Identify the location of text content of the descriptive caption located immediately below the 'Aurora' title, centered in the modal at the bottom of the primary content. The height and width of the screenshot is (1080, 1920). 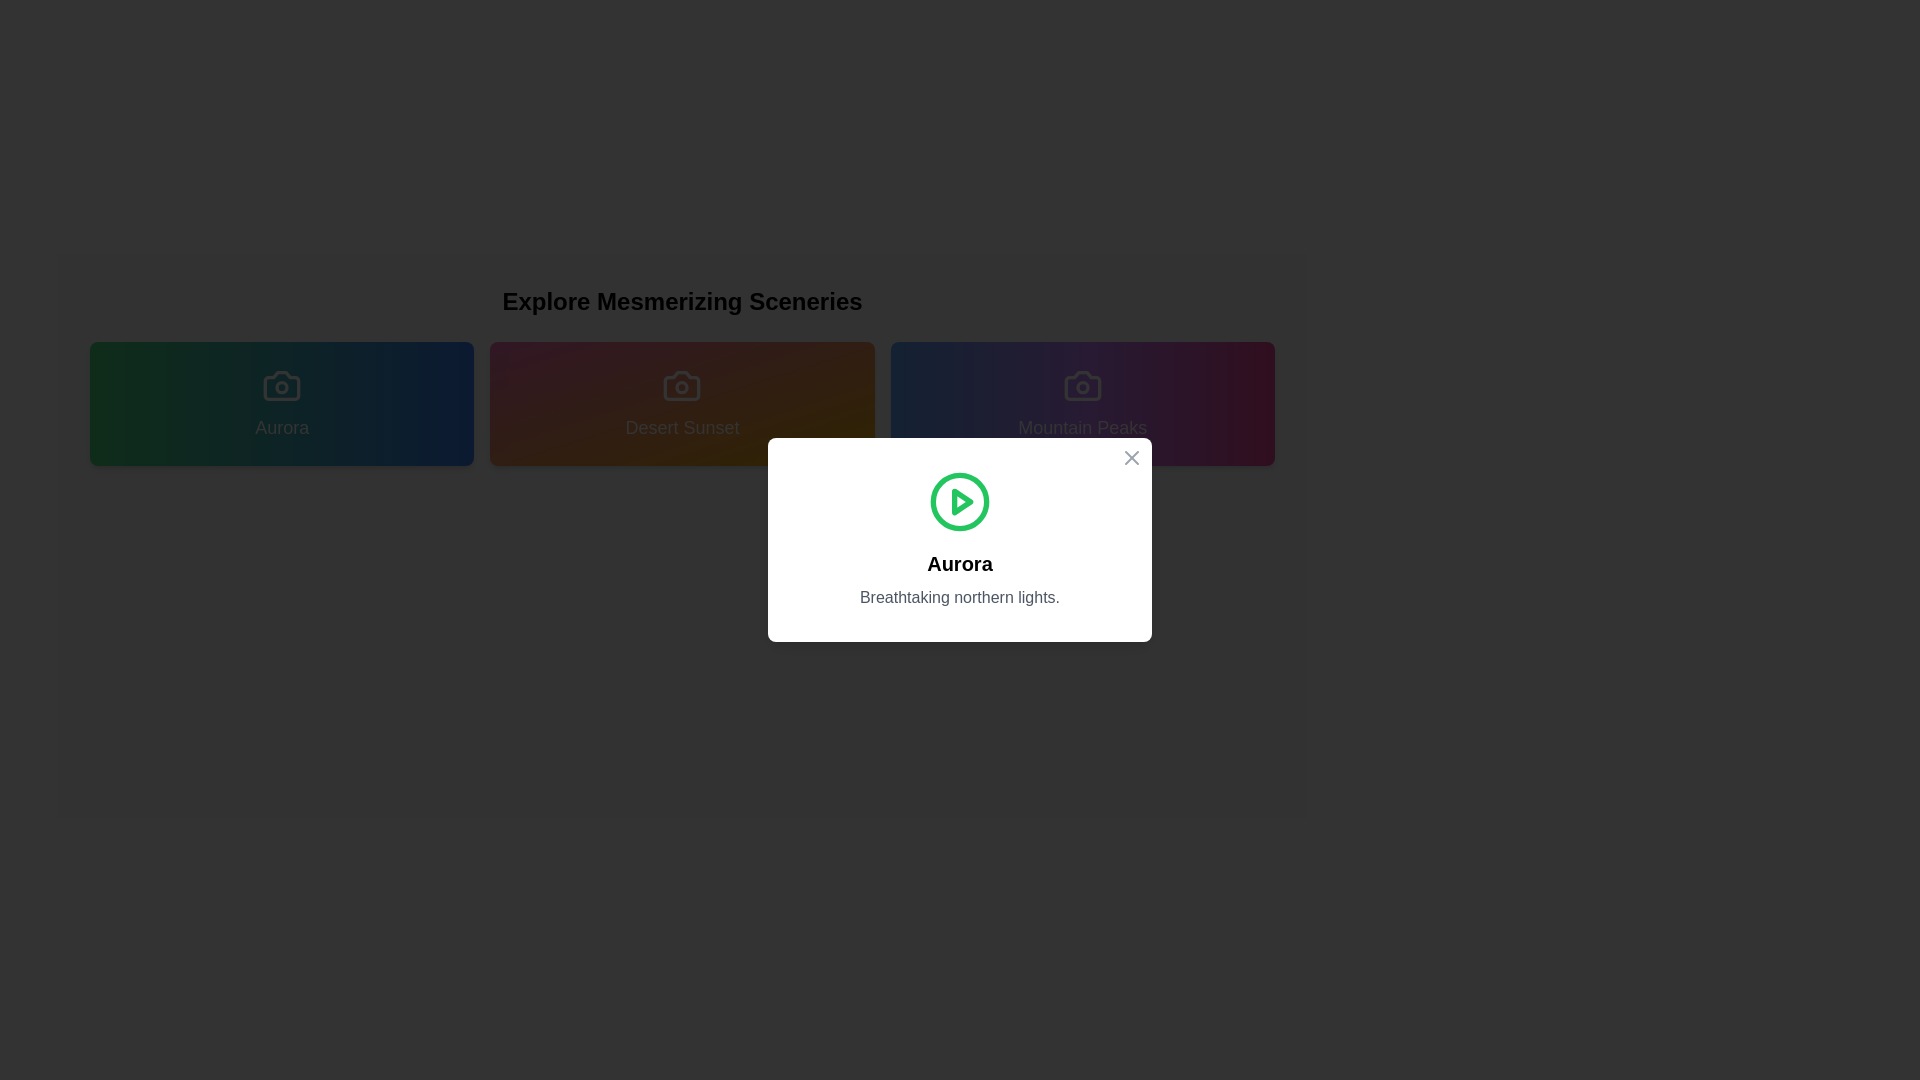
(960, 596).